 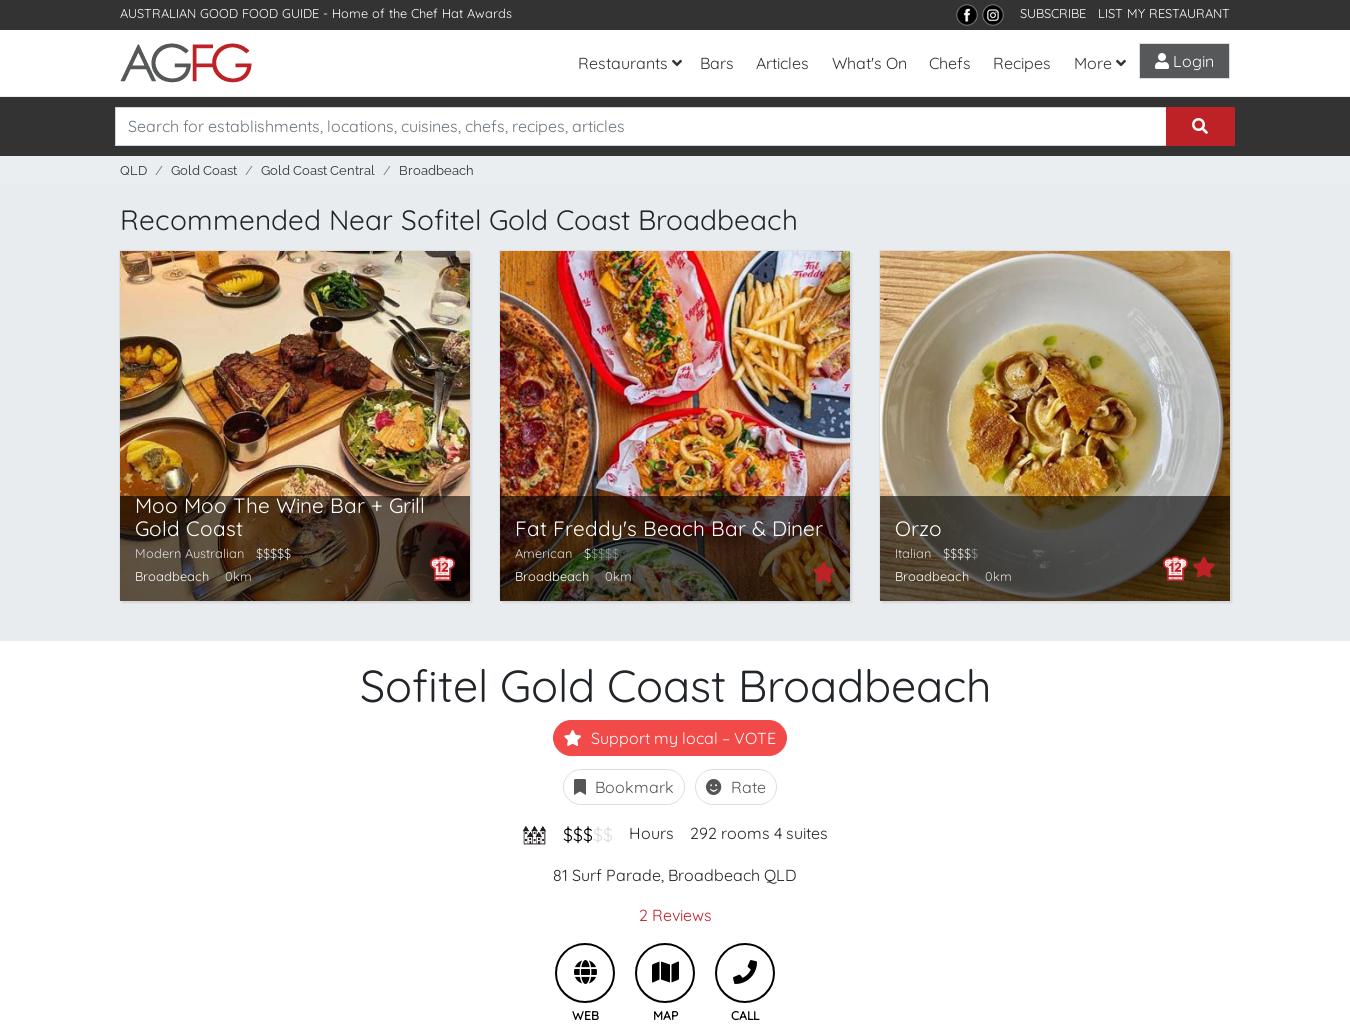 I want to click on '- Home of the', so click(x=365, y=12).